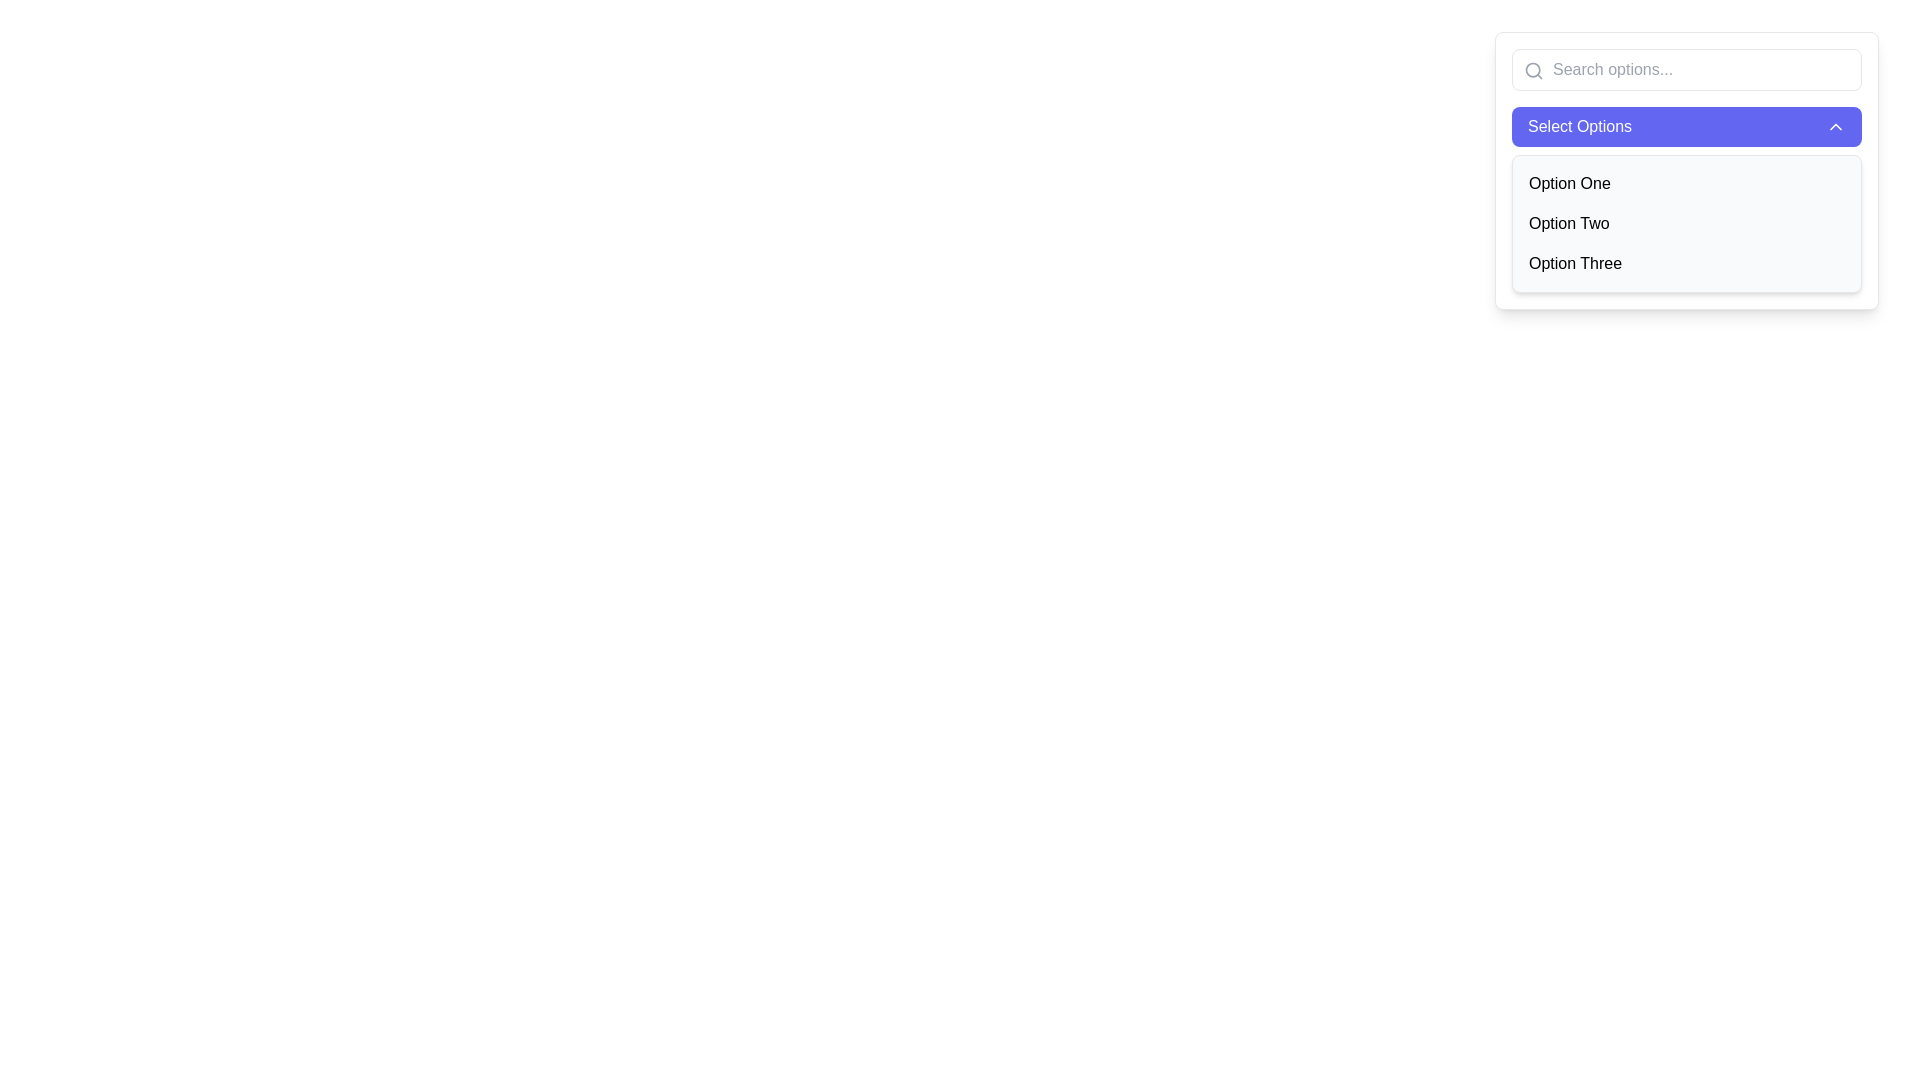  Describe the element at coordinates (1574, 262) in the screenshot. I see `the dropdown option labeled 'Option Three'` at that location.